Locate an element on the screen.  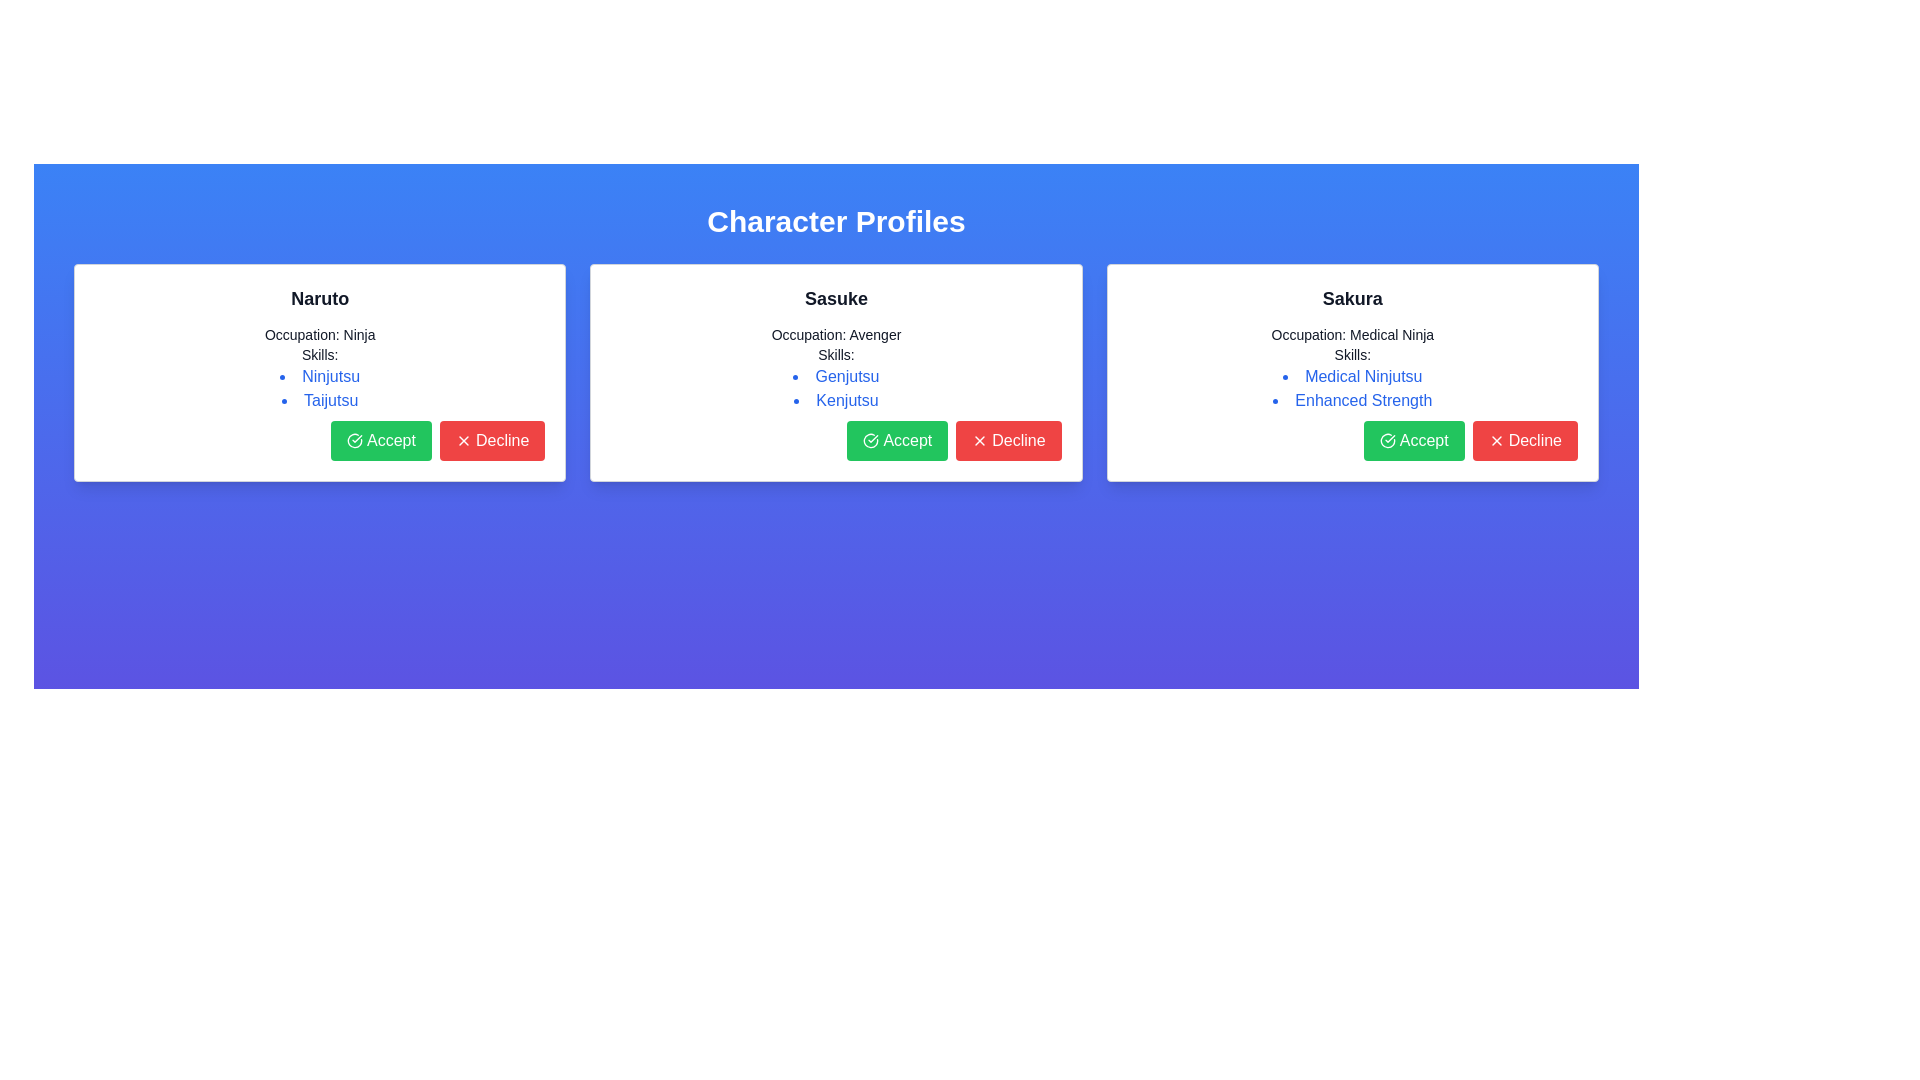
the static text label displaying 'Ninjutsu' in the skills list of Naruto's profile card, positioned above 'Taijutsu' is located at coordinates (320, 377).